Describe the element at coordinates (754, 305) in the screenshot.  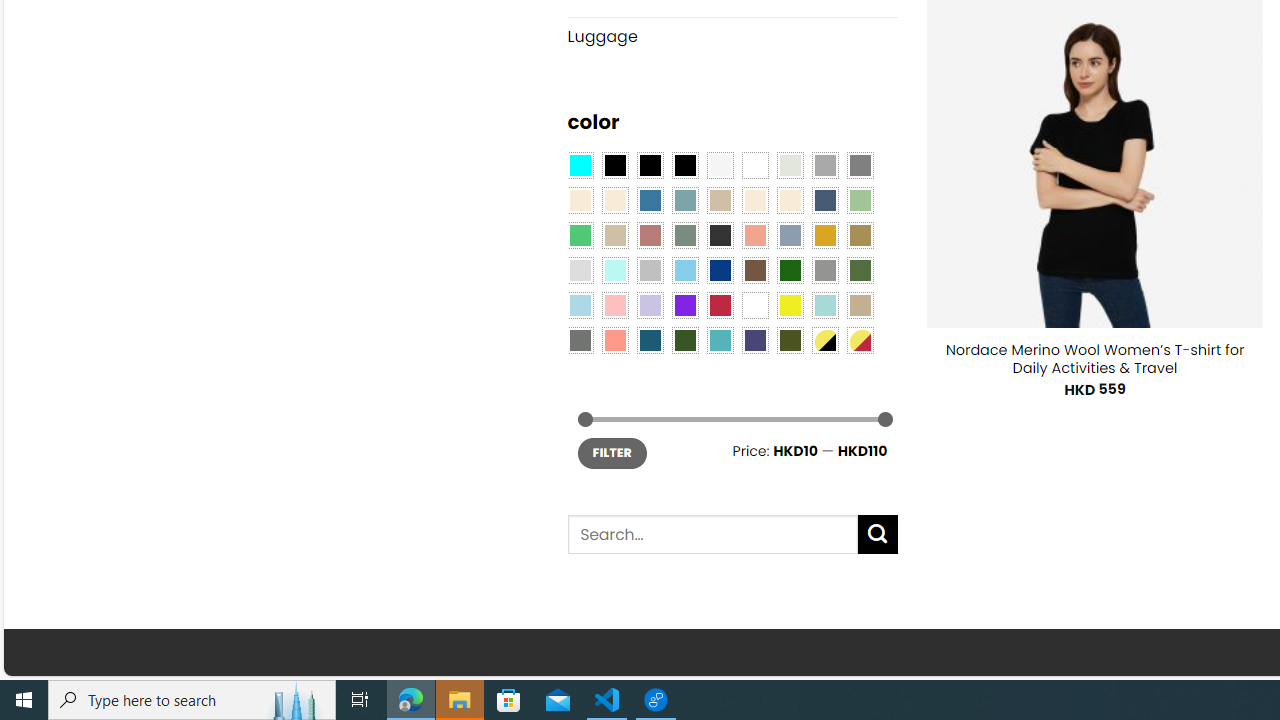
I see `'White'` at that location.